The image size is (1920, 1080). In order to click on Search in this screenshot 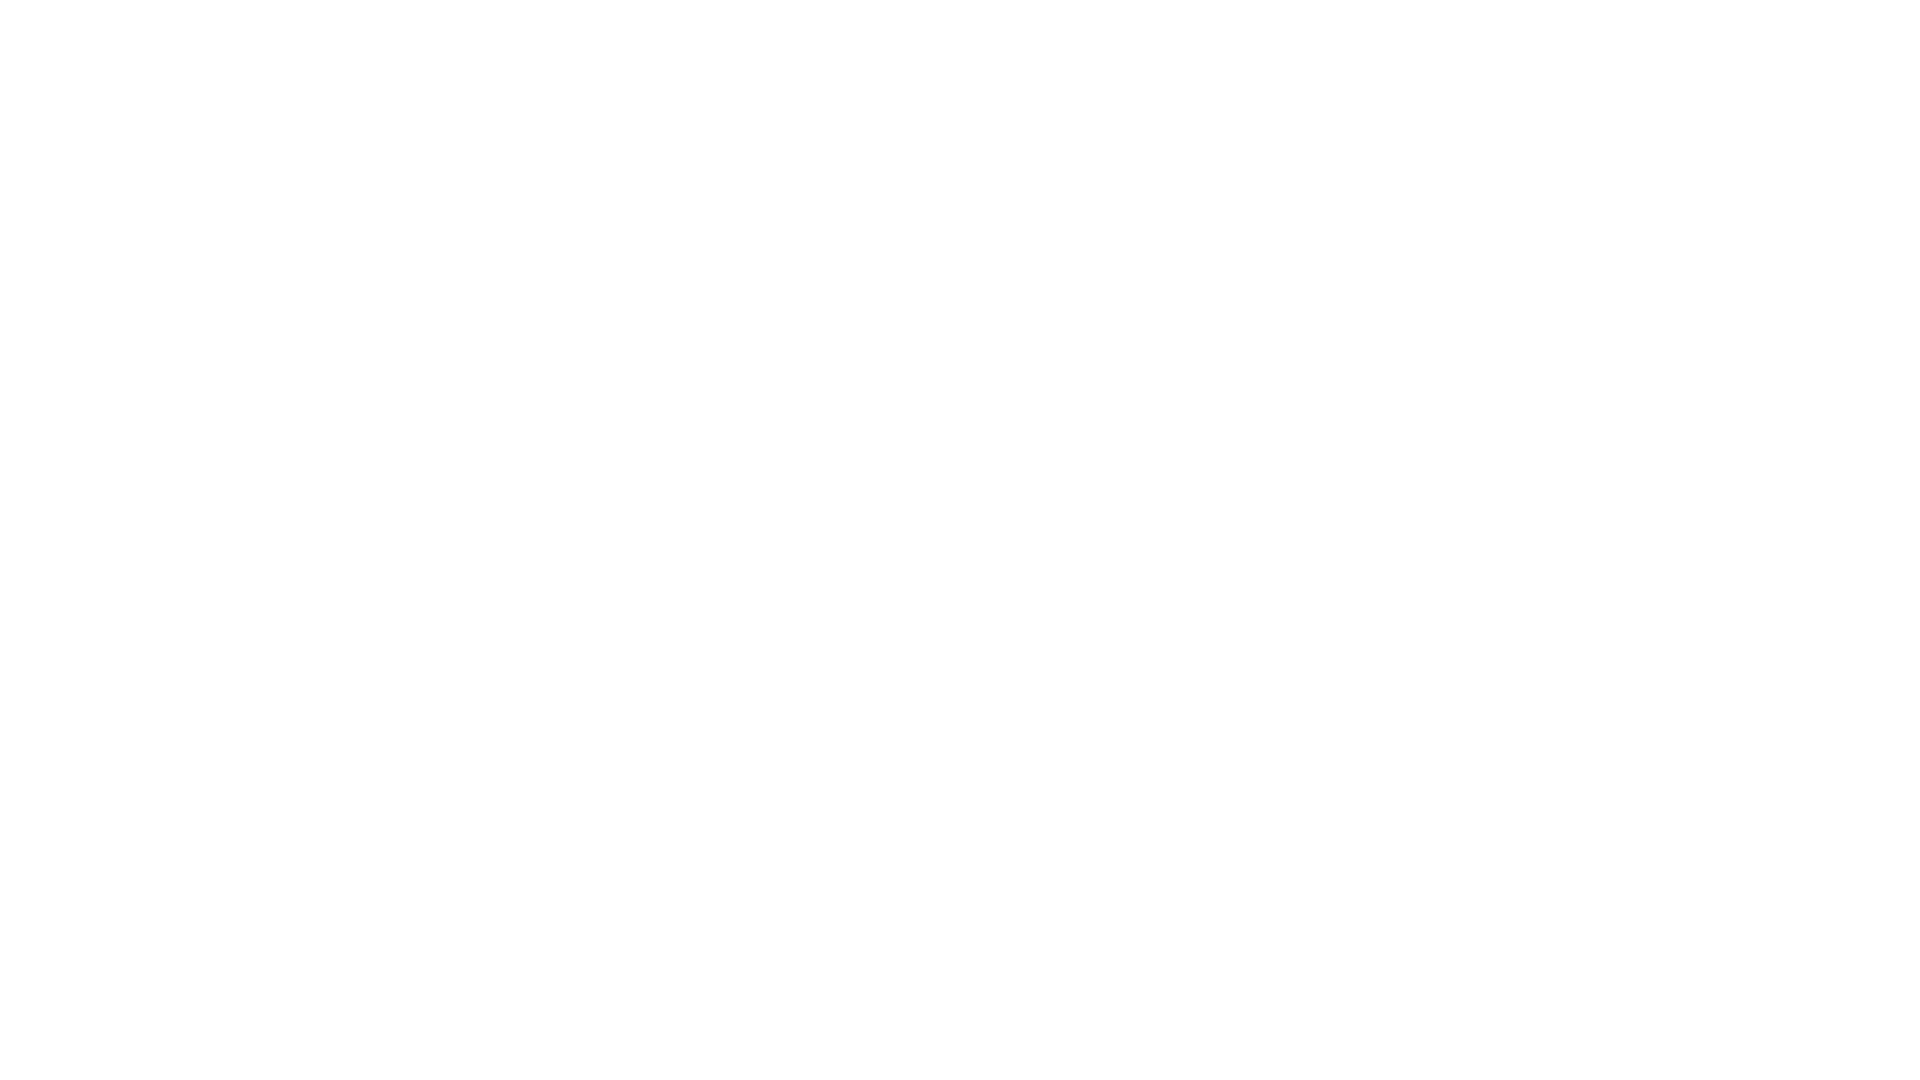, I will do `click(1531, 56)`.